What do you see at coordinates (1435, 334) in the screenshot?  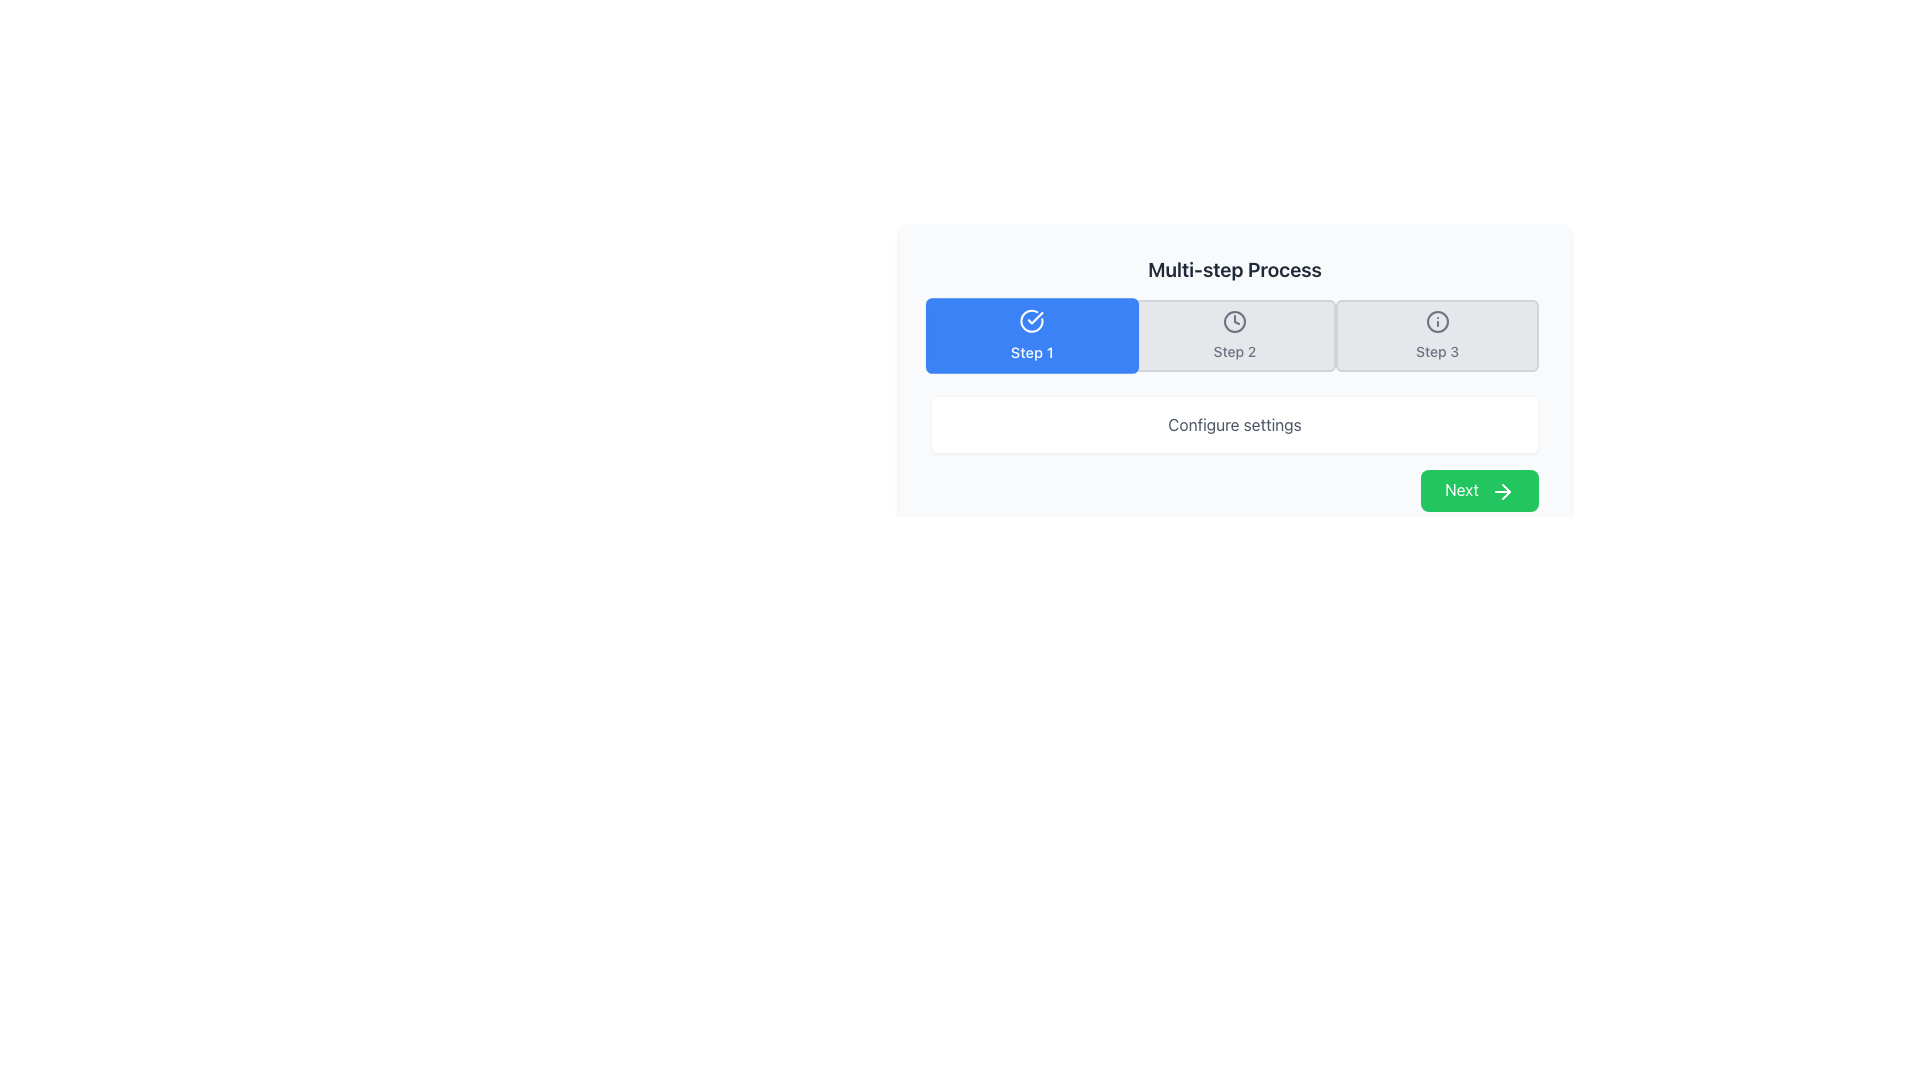 I see `the rectangular button with rounded corners labeled 'Step 3'` at bounding box center [1435, 334].